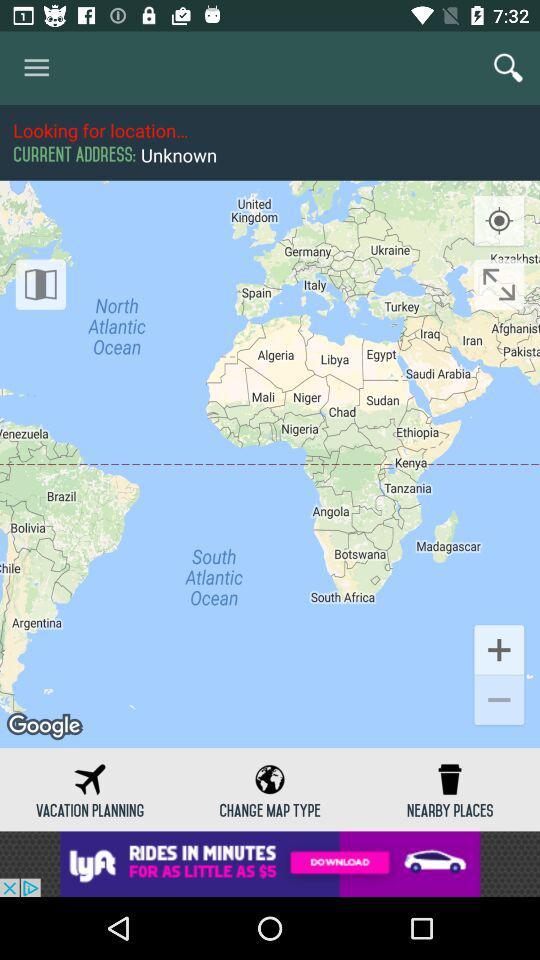  I want to click on open advertisement, so click(270, 863).